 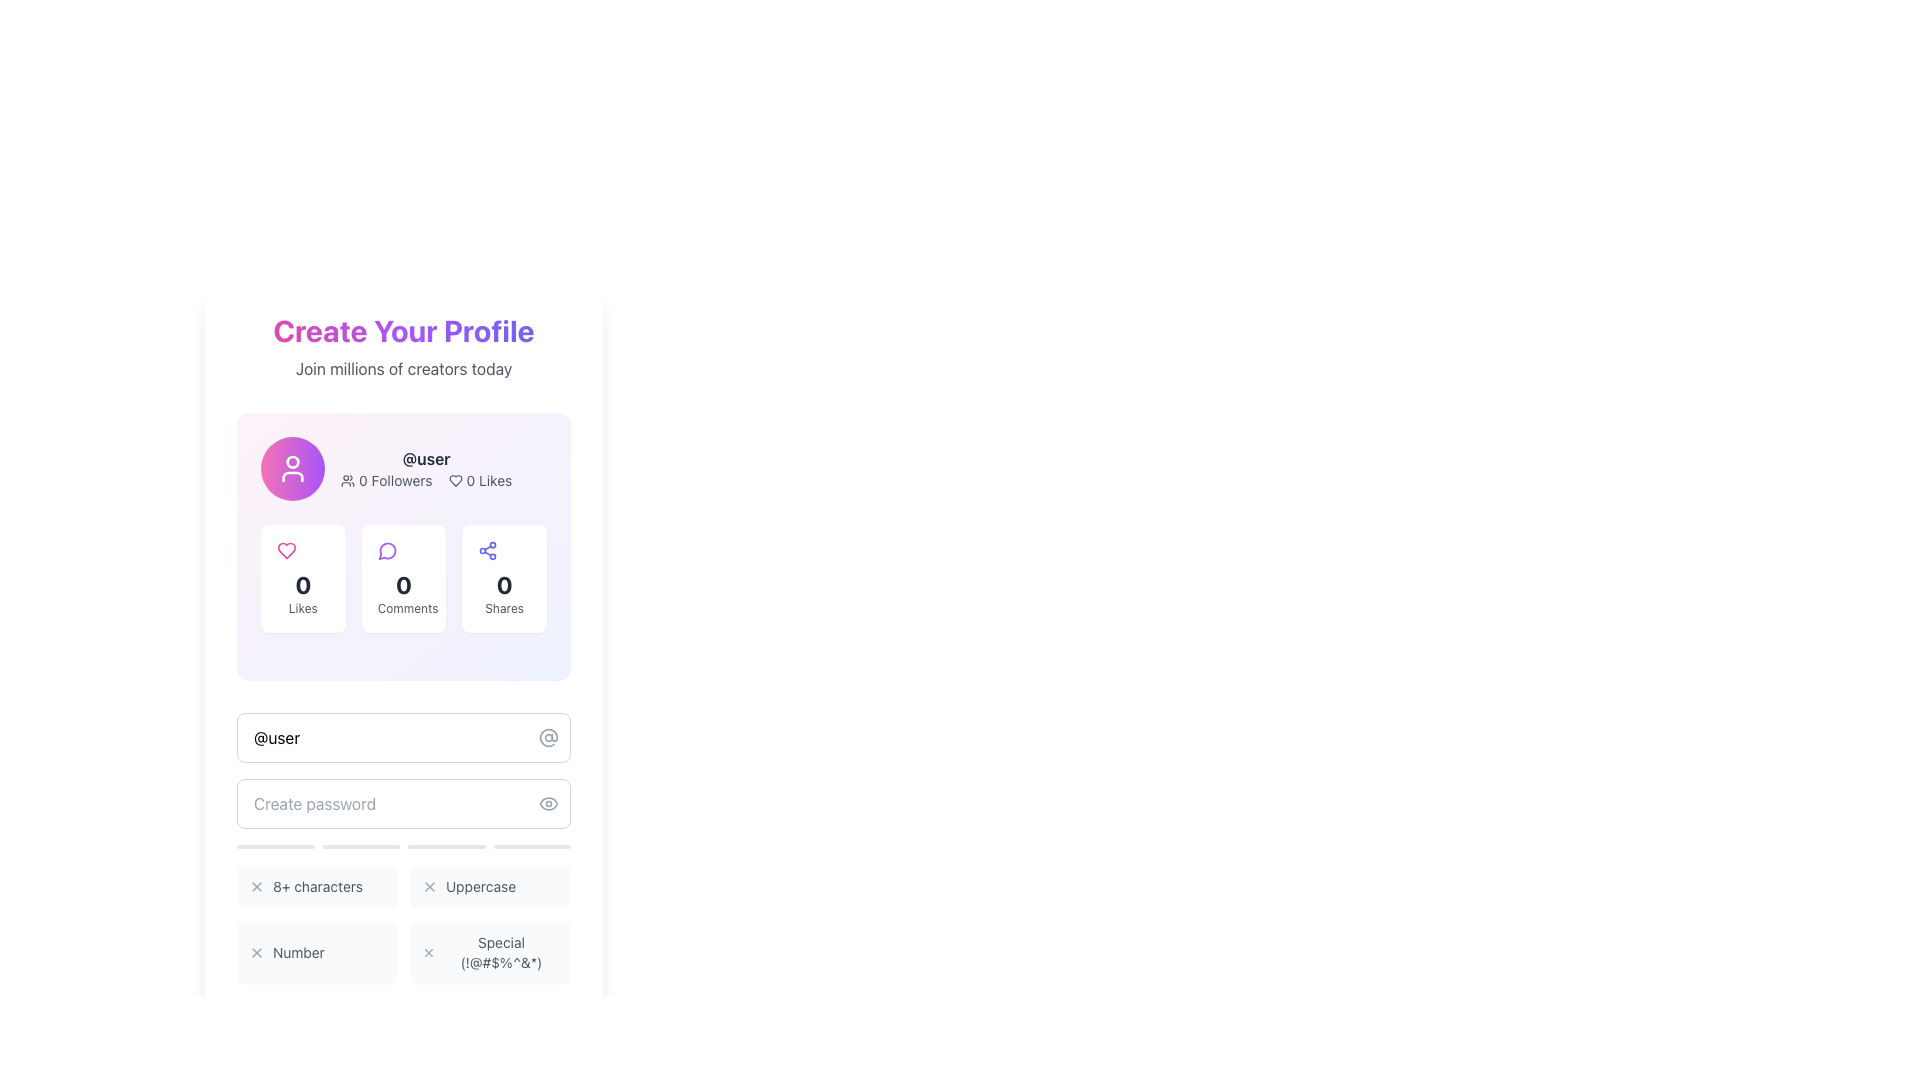 I want to click on the eye icon, which is a minimalist line-stroke design located near the middle-right region of the form, directly above the password input field, so click(x=548, y=802).